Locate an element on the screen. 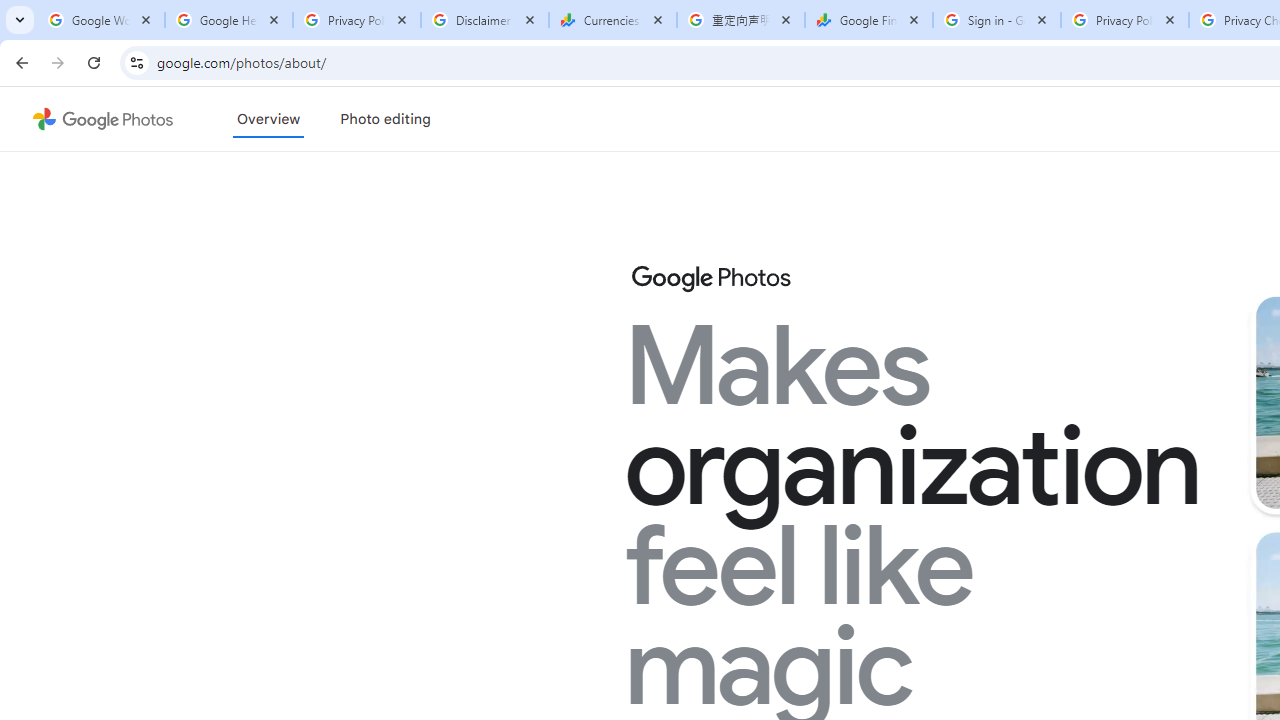 The image size is (1280, 720). 'Visit the photo editing page' is located at coordinates (385, 119).